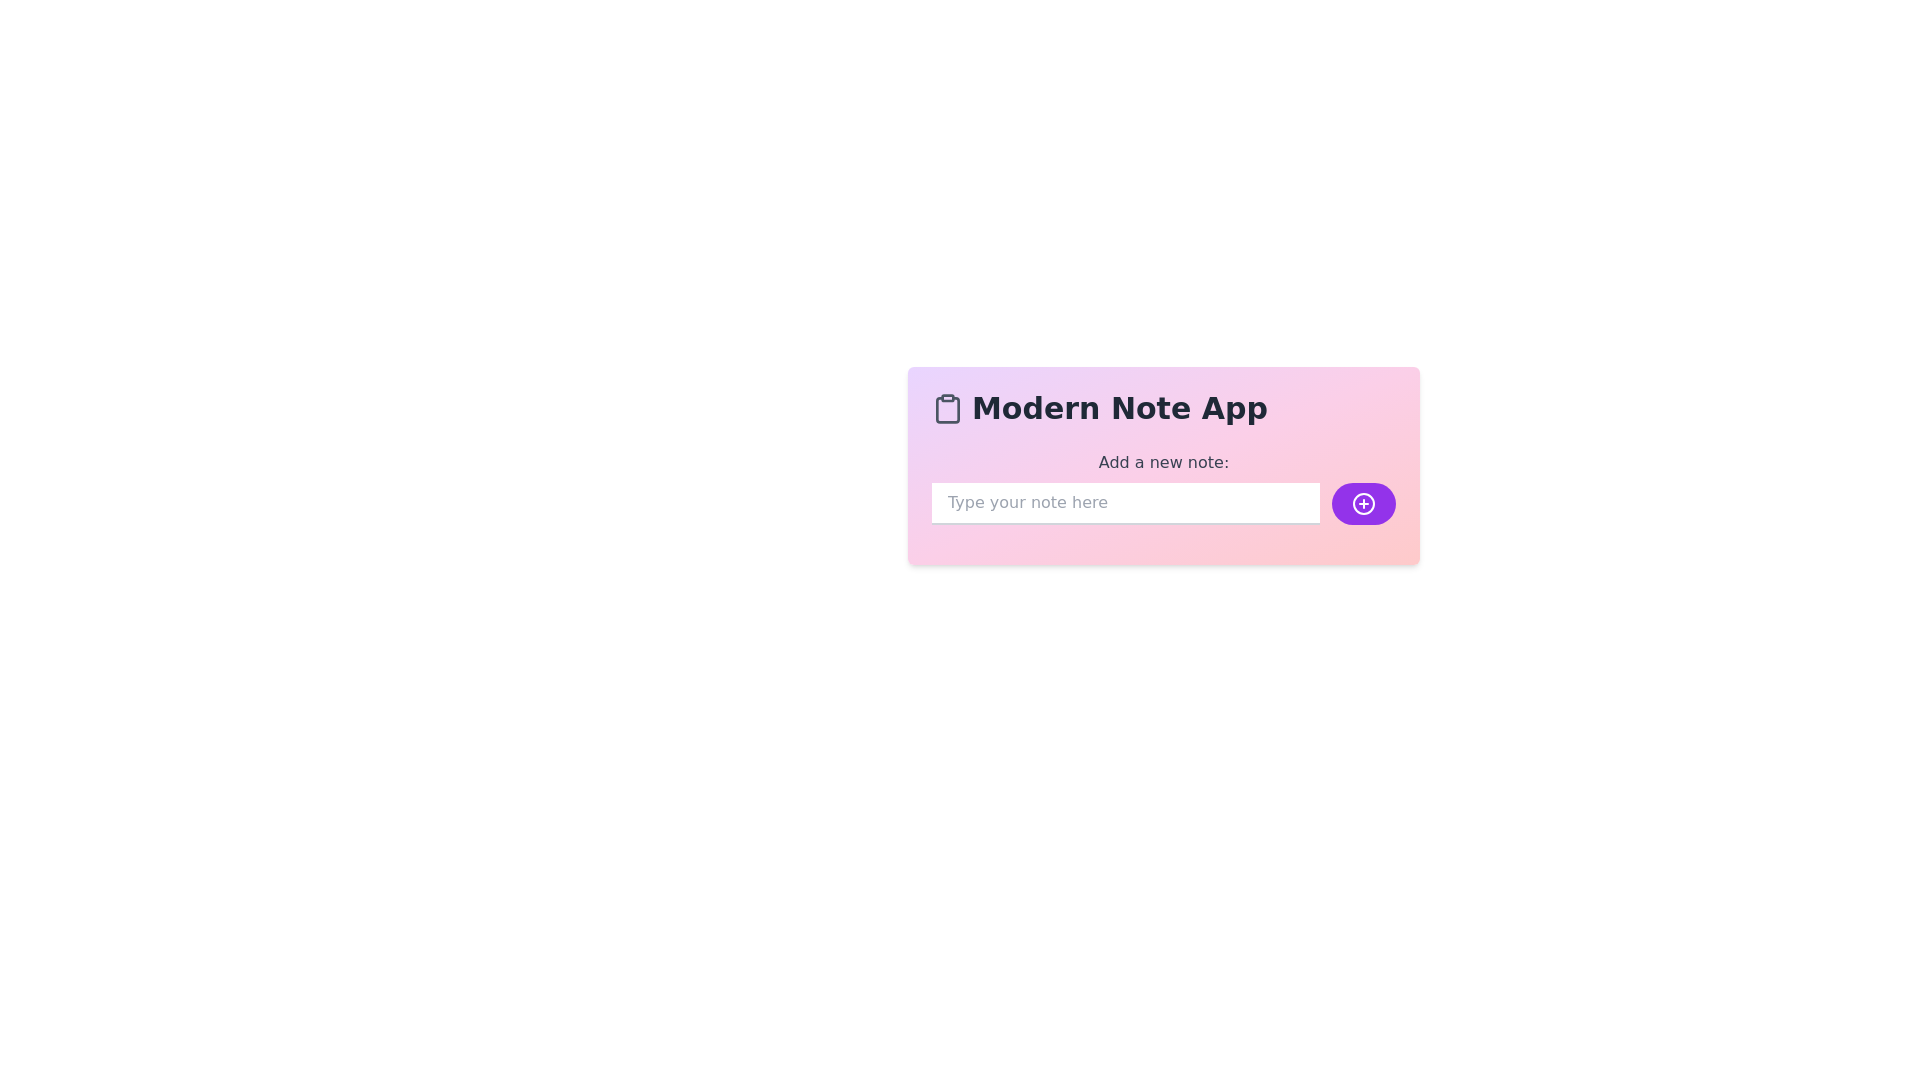 This screenshot has width=1920, height=1080. What do you see at coordinates (947, 407) in the screenshot?
I see `the clipboard SVG icon located at the leftmost position within the heading 'Modern Note App'` at bounding box center [947, 407].